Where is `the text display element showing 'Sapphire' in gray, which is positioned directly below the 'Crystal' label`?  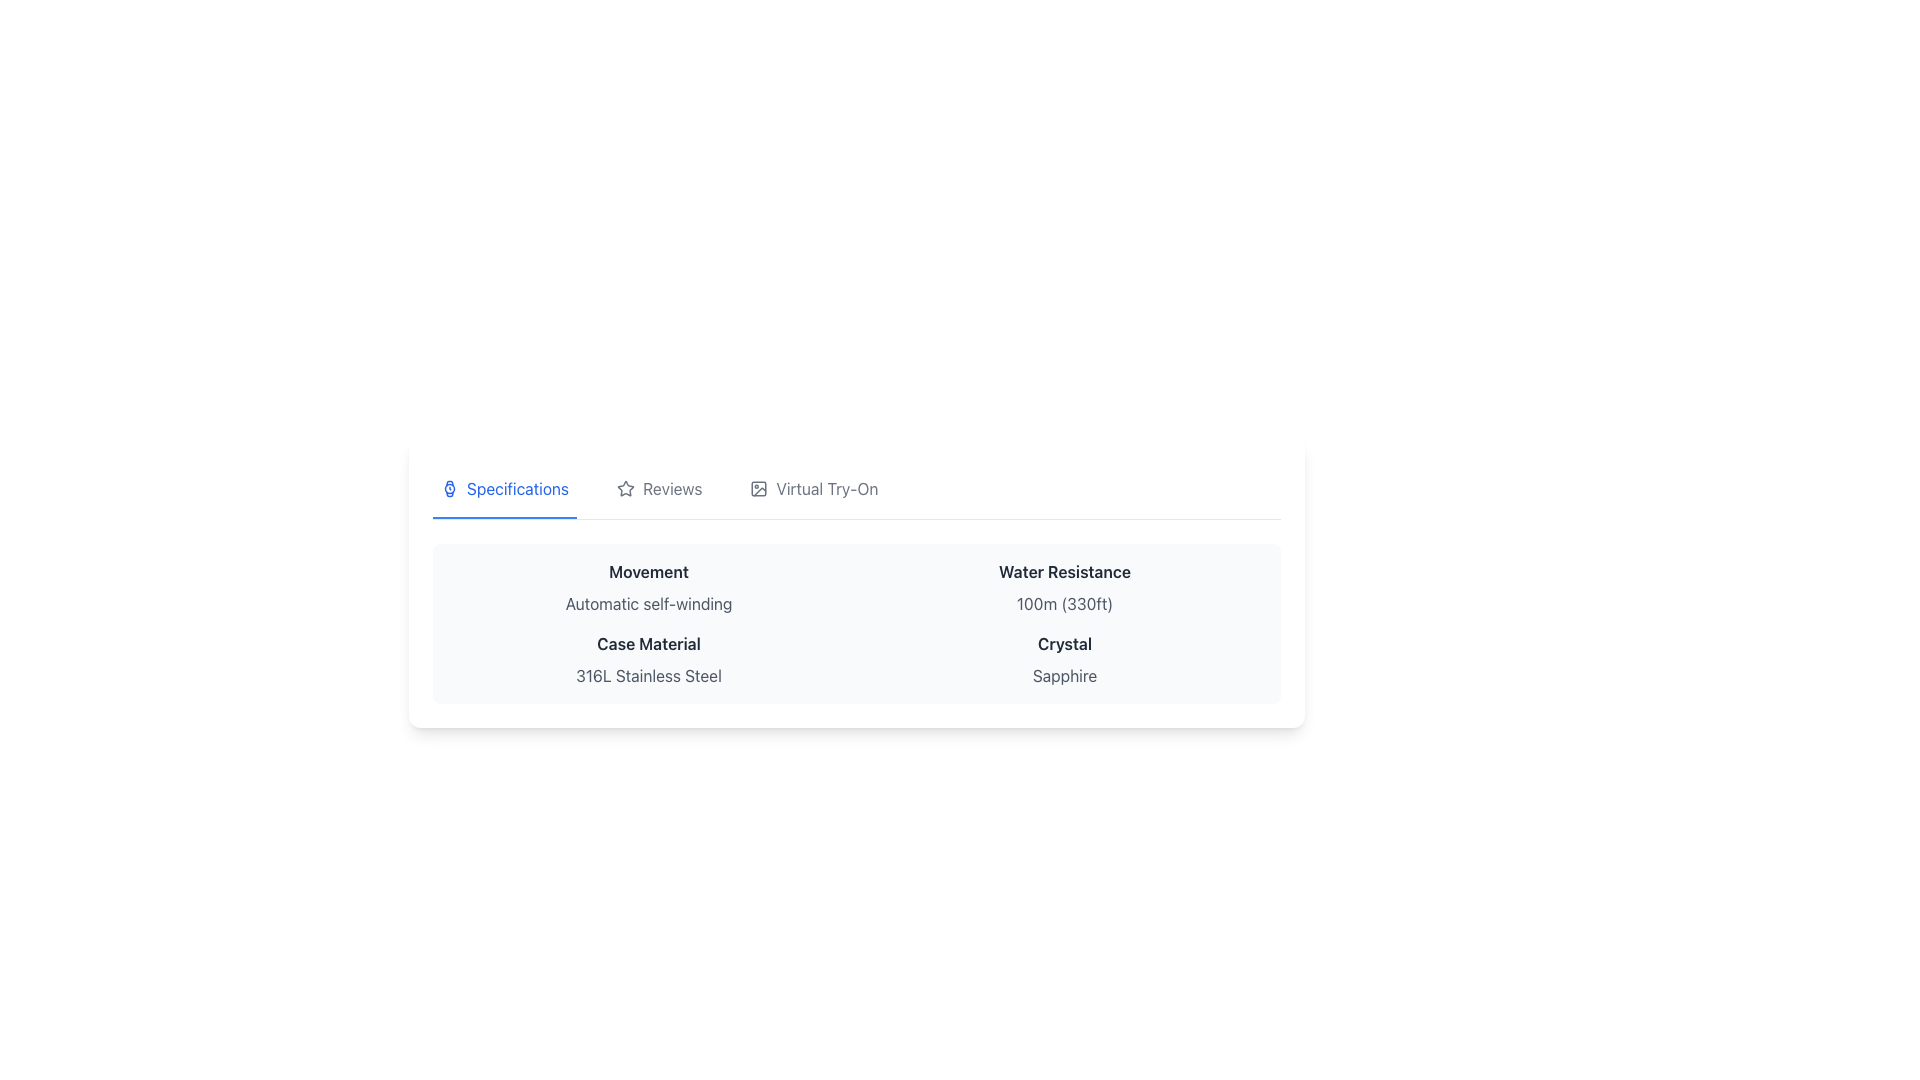
the text display element showing 'Sapphire' in gray, which is positioned directly below the 'Crystal' label is located at coordinates (1064, 675).